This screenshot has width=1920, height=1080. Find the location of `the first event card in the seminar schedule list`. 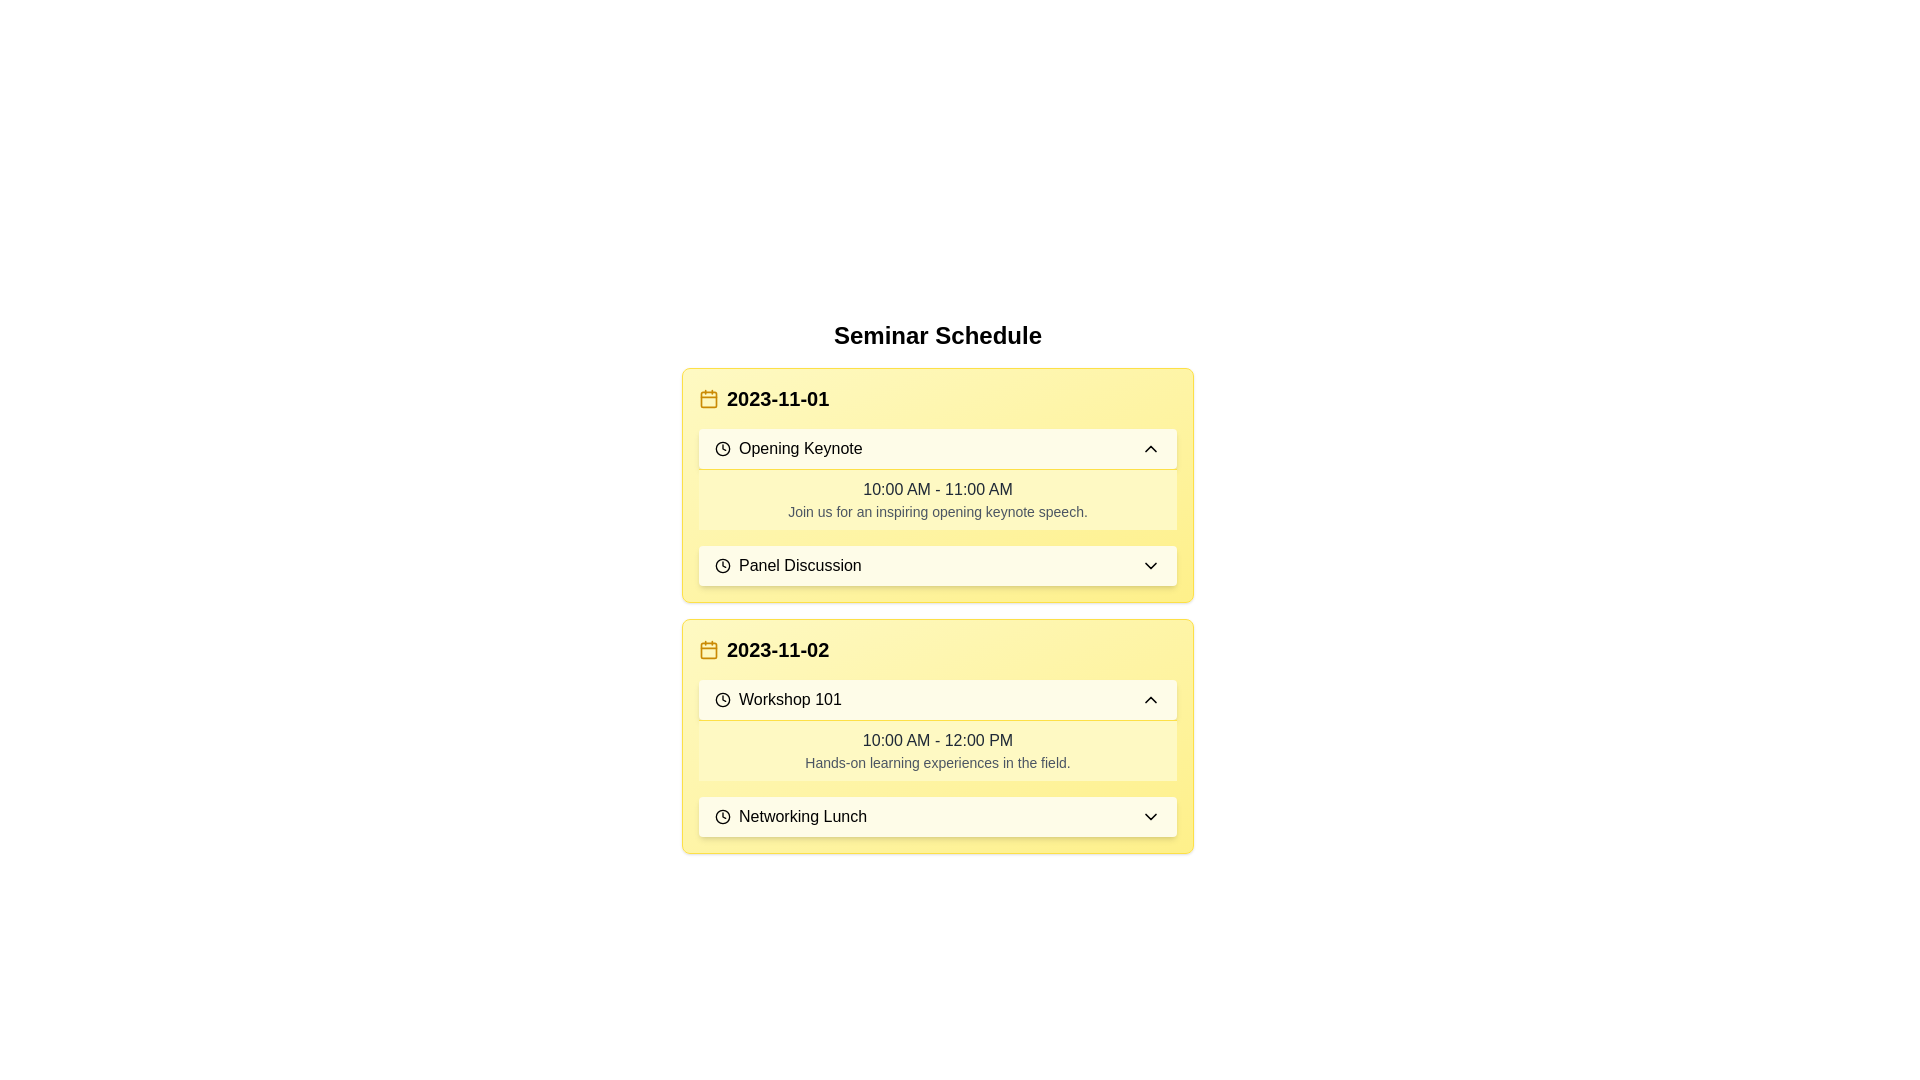

the first event card in the seminar schedule list is located at coordinates (936, 485).